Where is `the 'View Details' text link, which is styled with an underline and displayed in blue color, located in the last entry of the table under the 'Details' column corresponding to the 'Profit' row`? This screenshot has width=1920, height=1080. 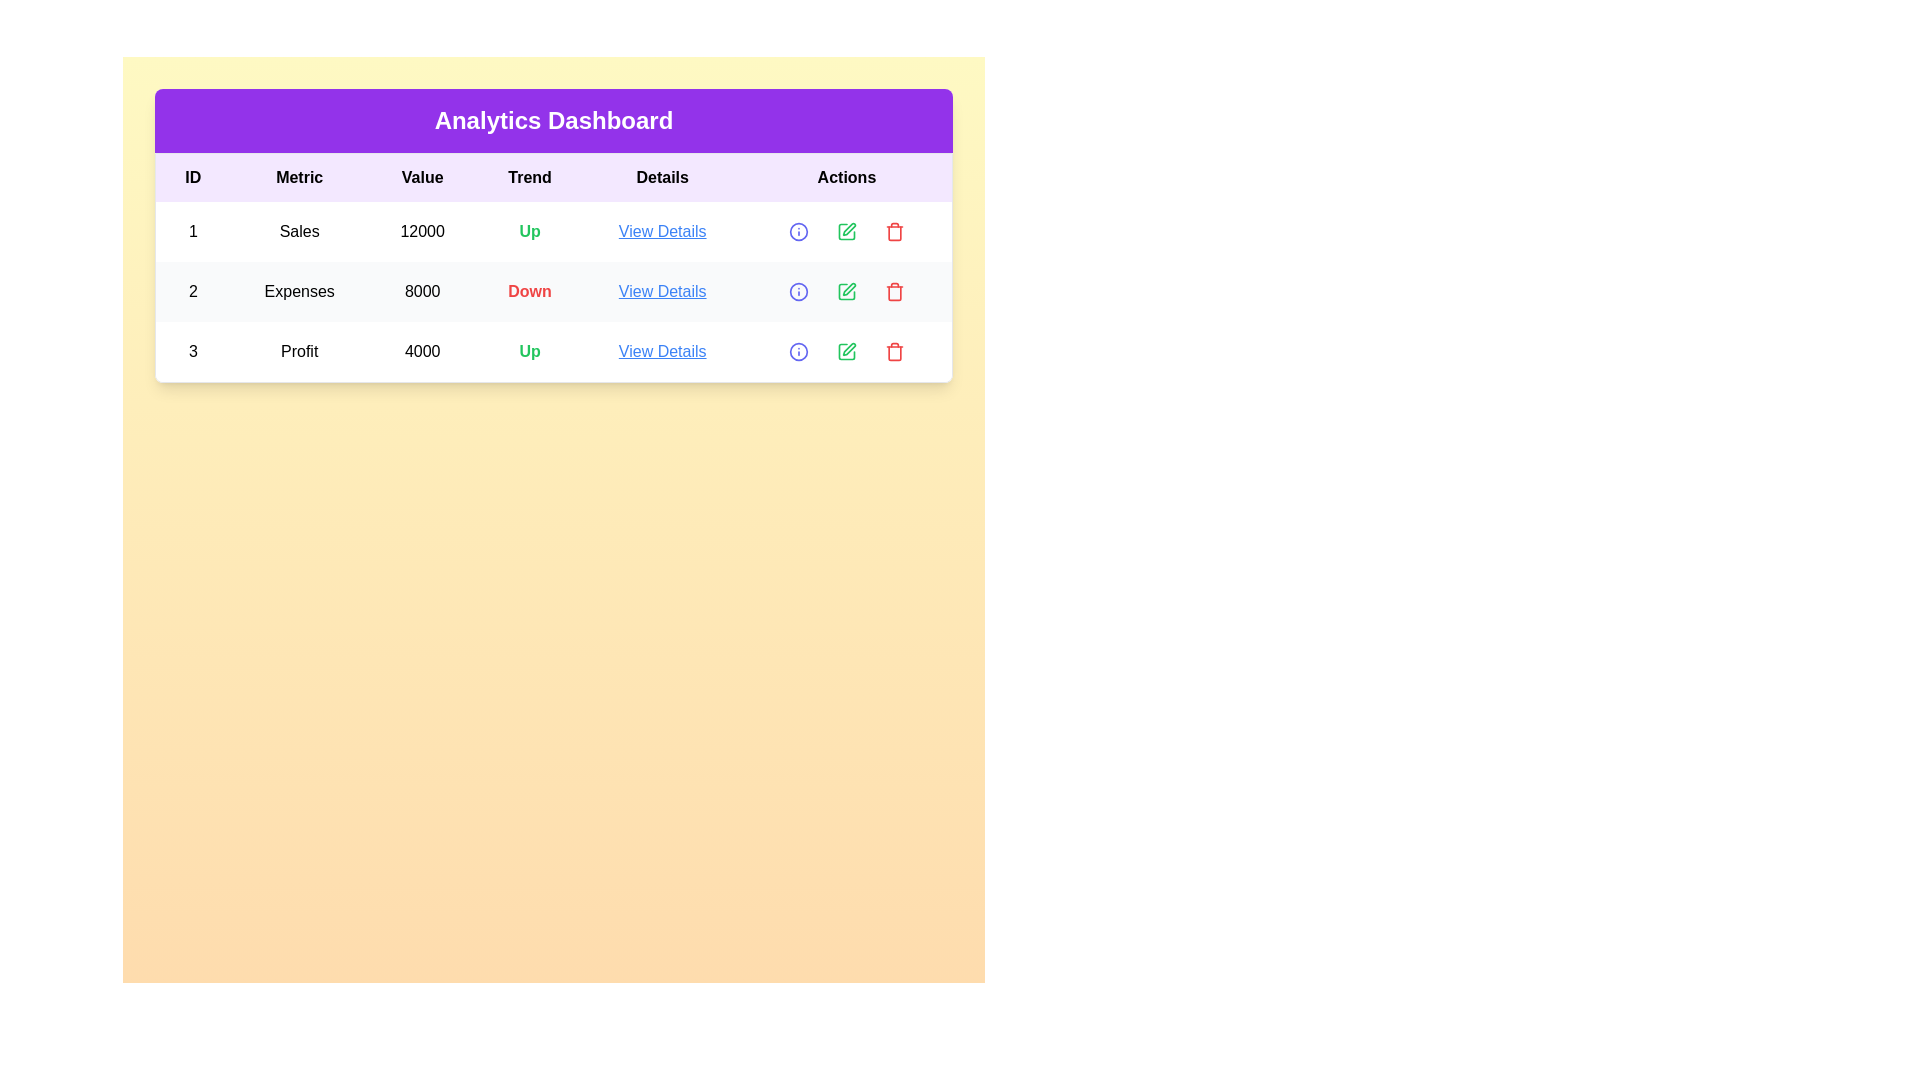 the 'View Details' text link, which is styled with an underline and displayed in blue color, located in the last entry of the table under the 'Details' column corresponding to the 'Profit' row is located at coordinates (662, 350).